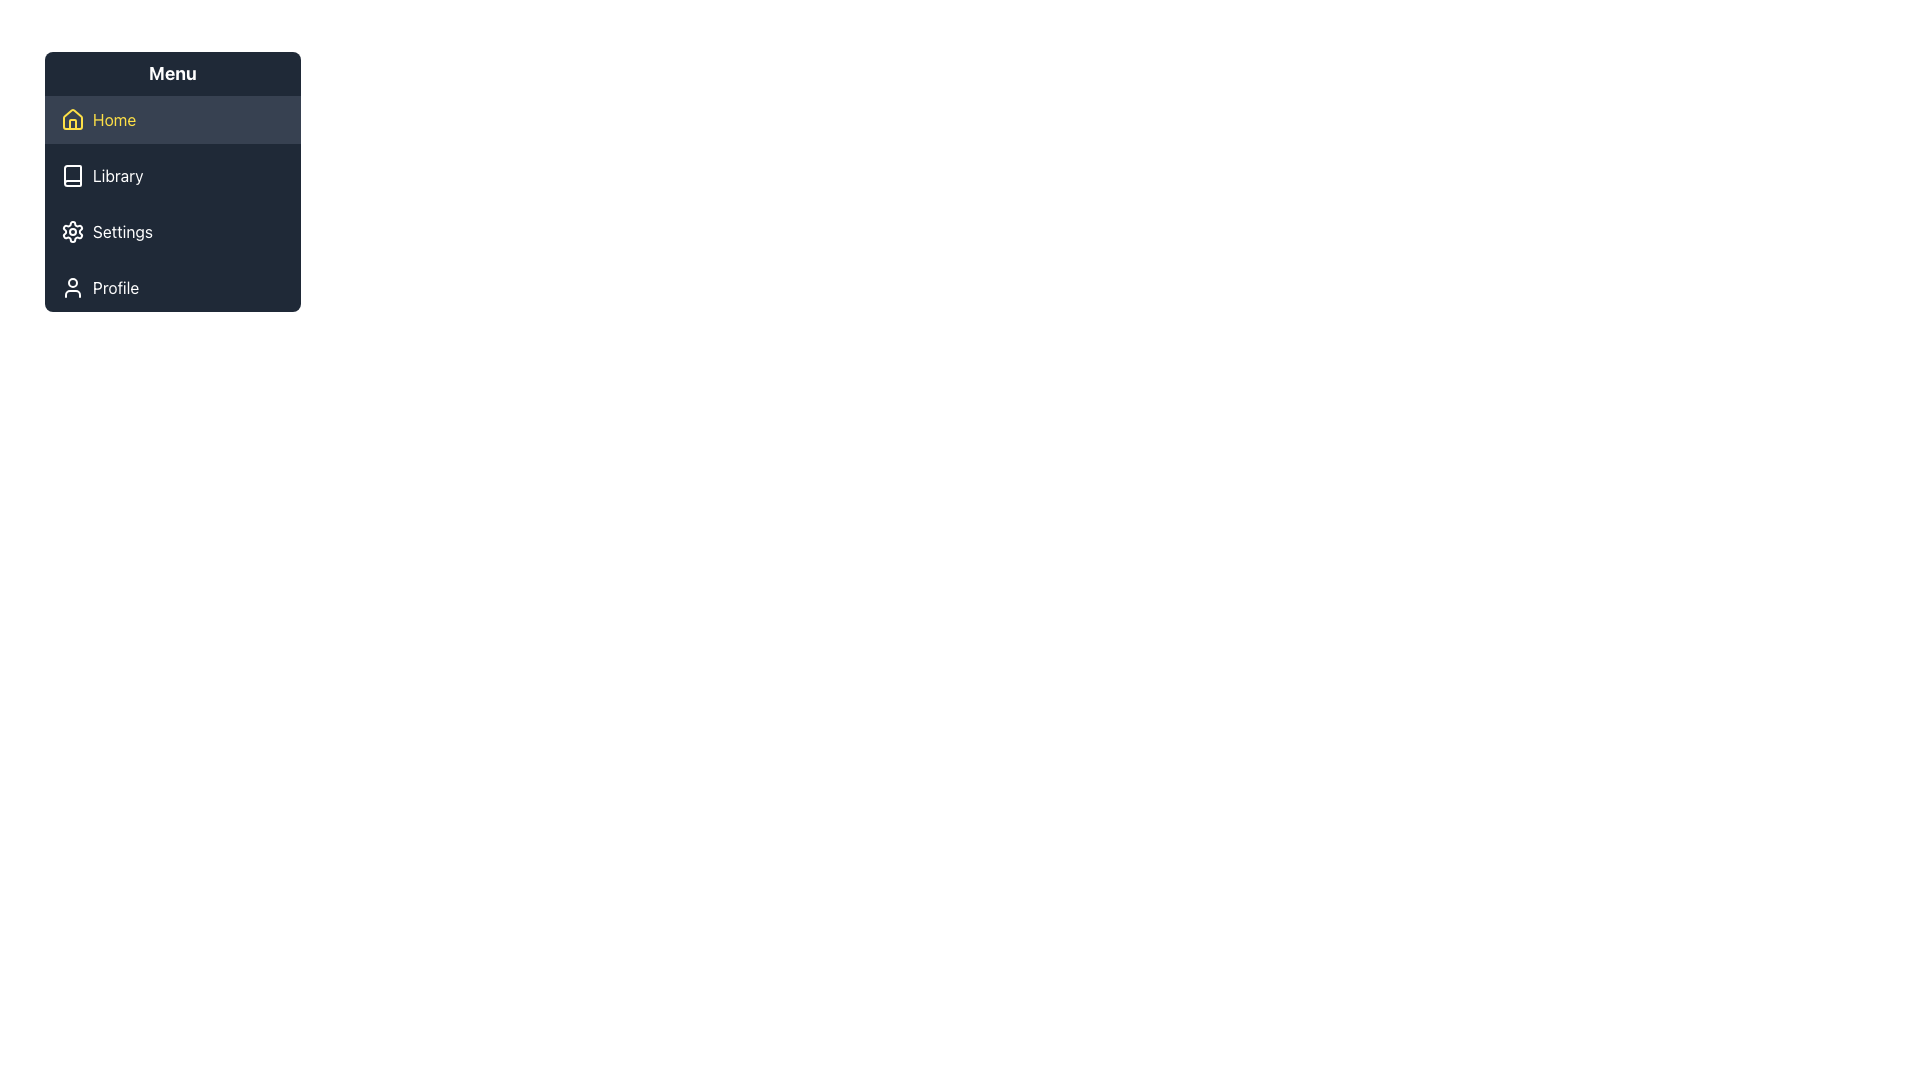 This screenshot has height=1080, width=1920. I want to click on the book icon in the 'Library' menu item, which is styled as a line drawing in grayscale and positioned to the left of the 'Library' text label, so click(72, 175).